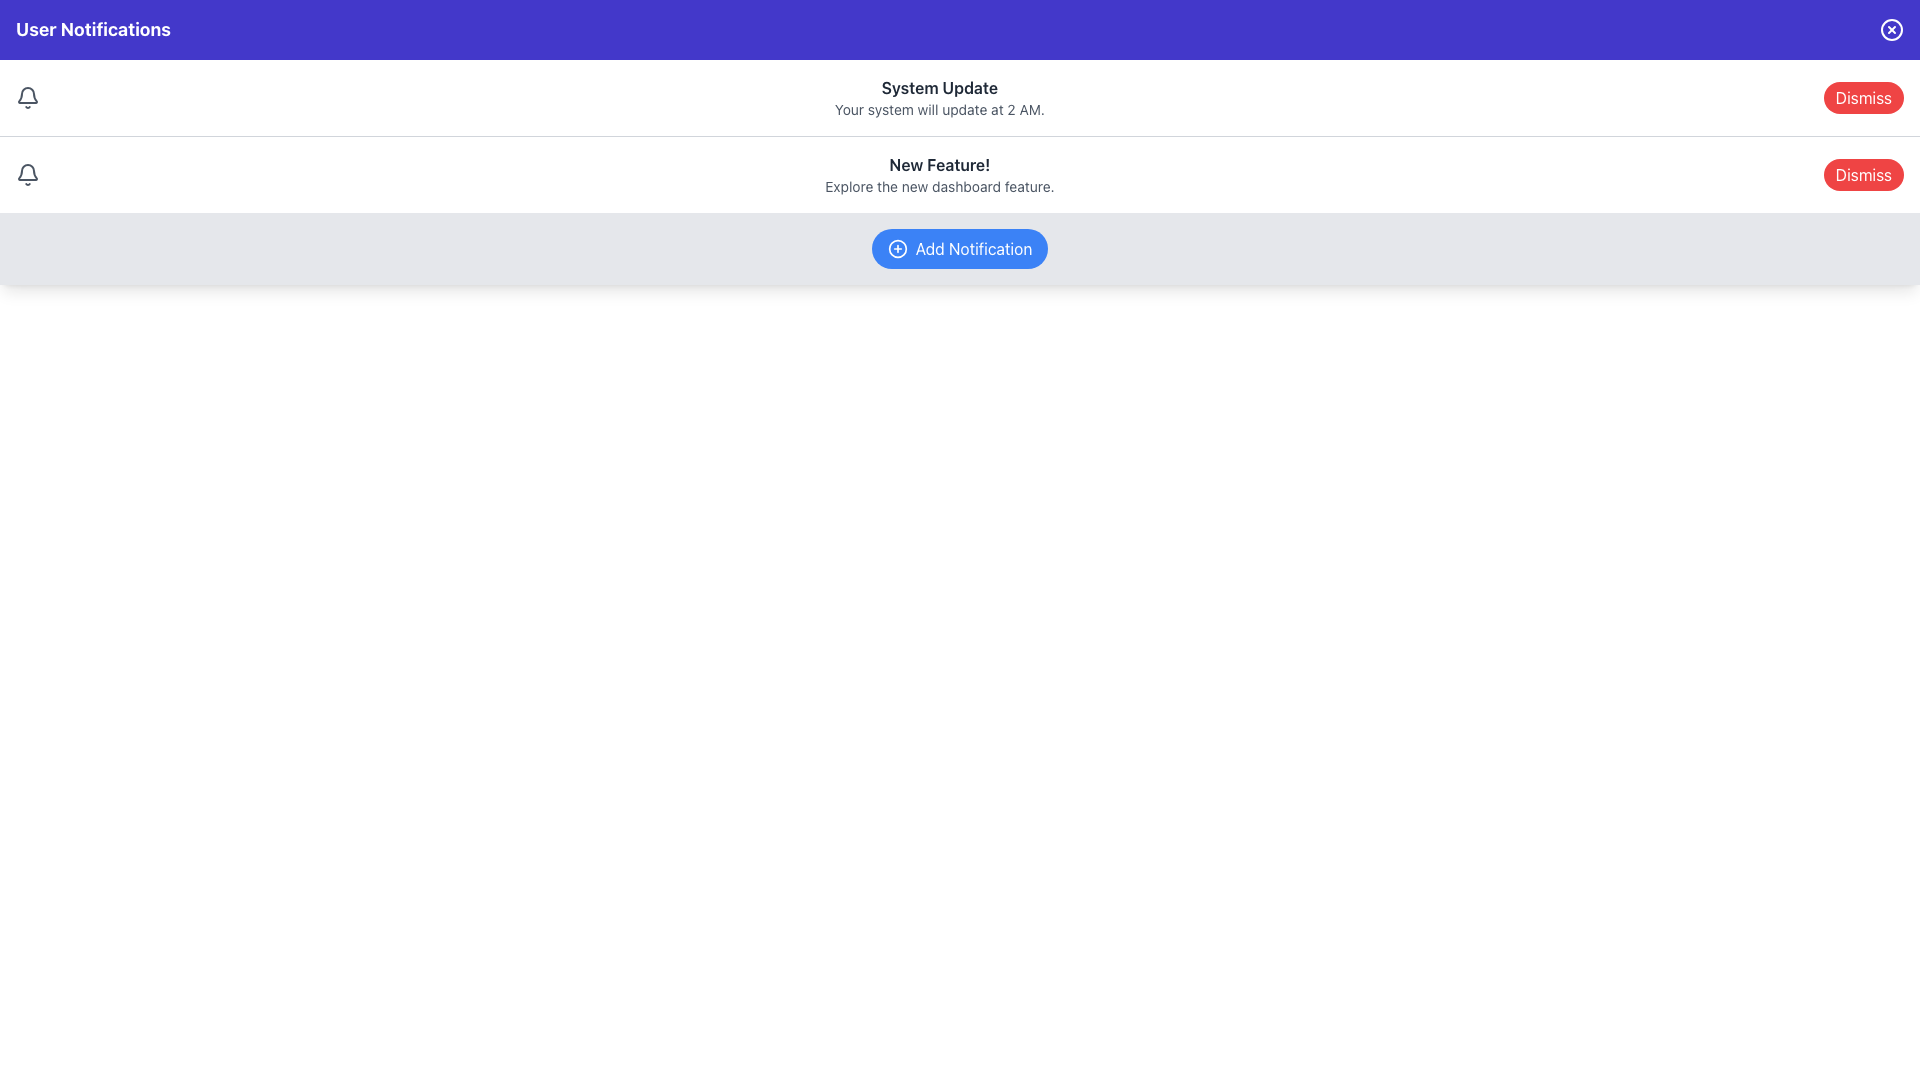  What do you see at coordinates (938, 110) in the screenshot?
I see `the Text label that provides contextual information about the system update, positioned beneath the 'System Update' element` at bounding box center [938, 110].